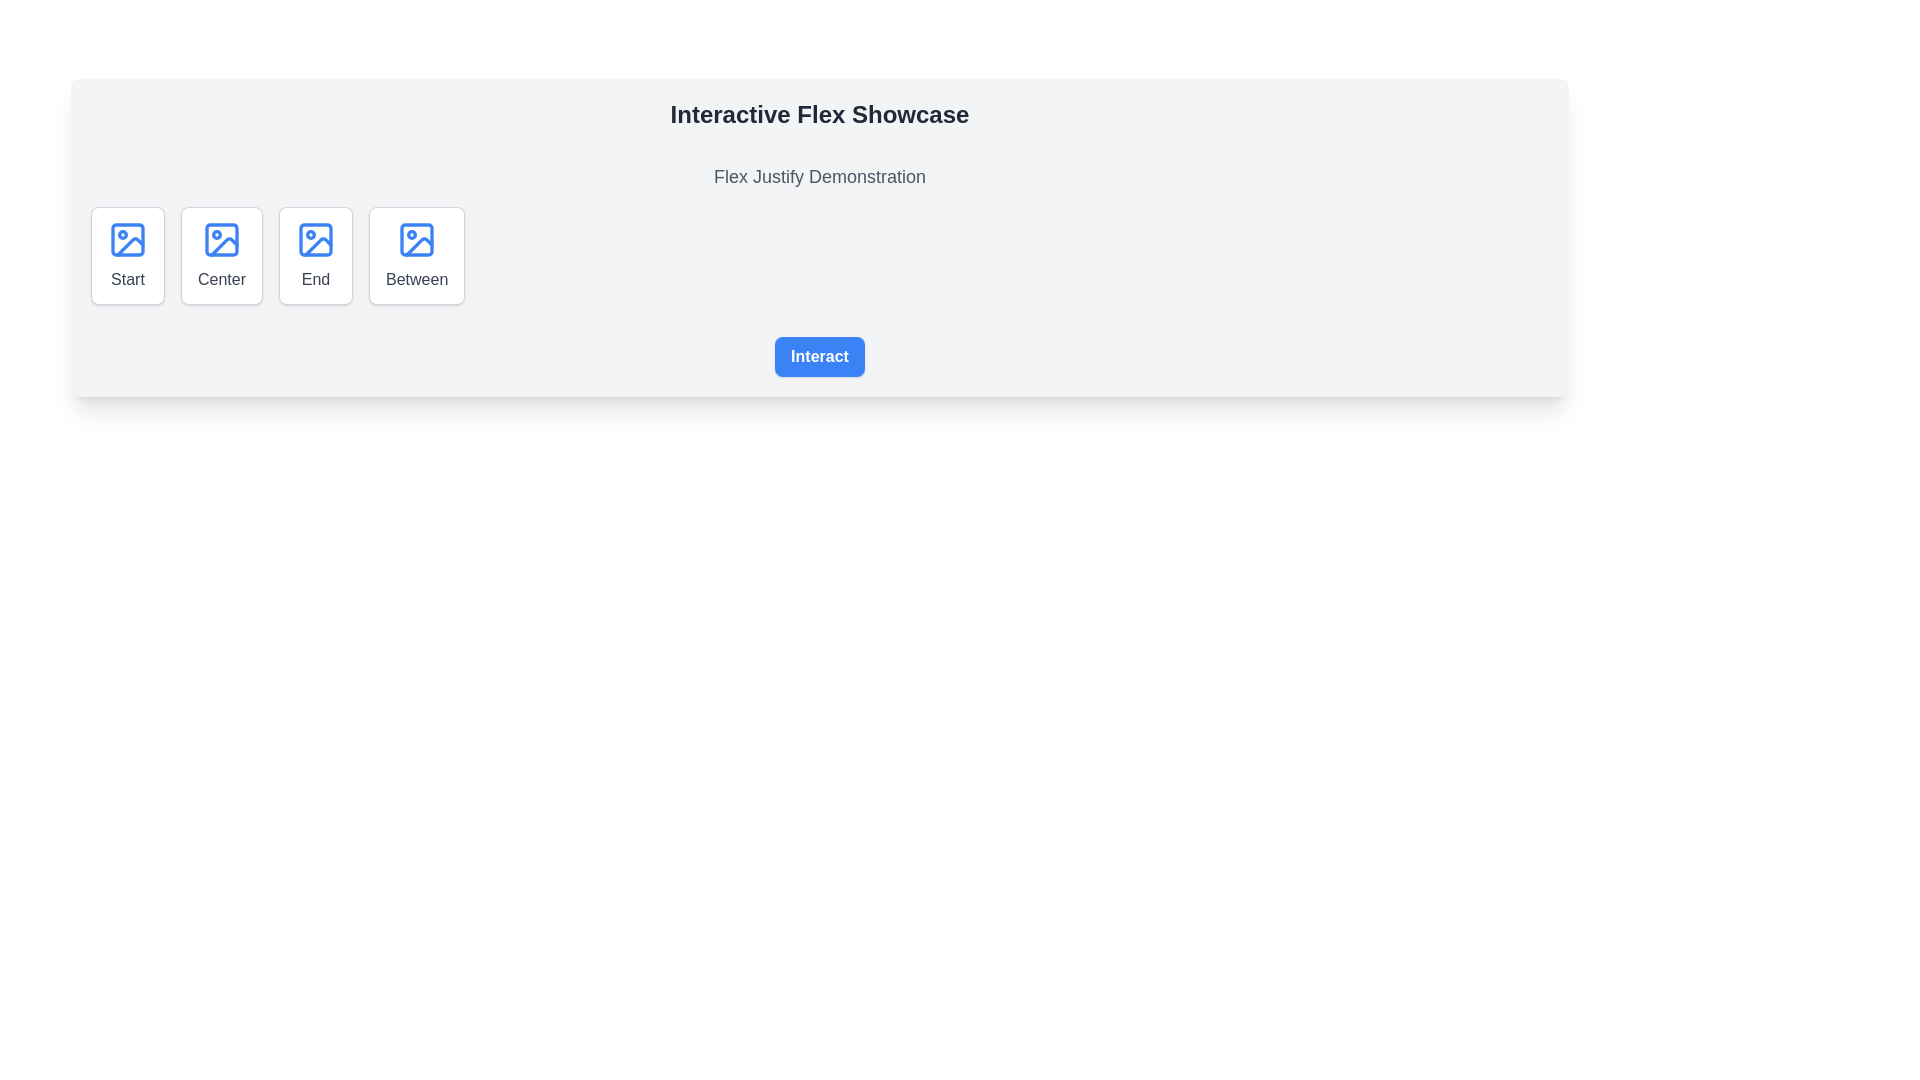  Describe the element at coordinates (315, 238) in the screenshot. I see `the decorative icon located under the 'End' labeled box in the grid layout` at that location.